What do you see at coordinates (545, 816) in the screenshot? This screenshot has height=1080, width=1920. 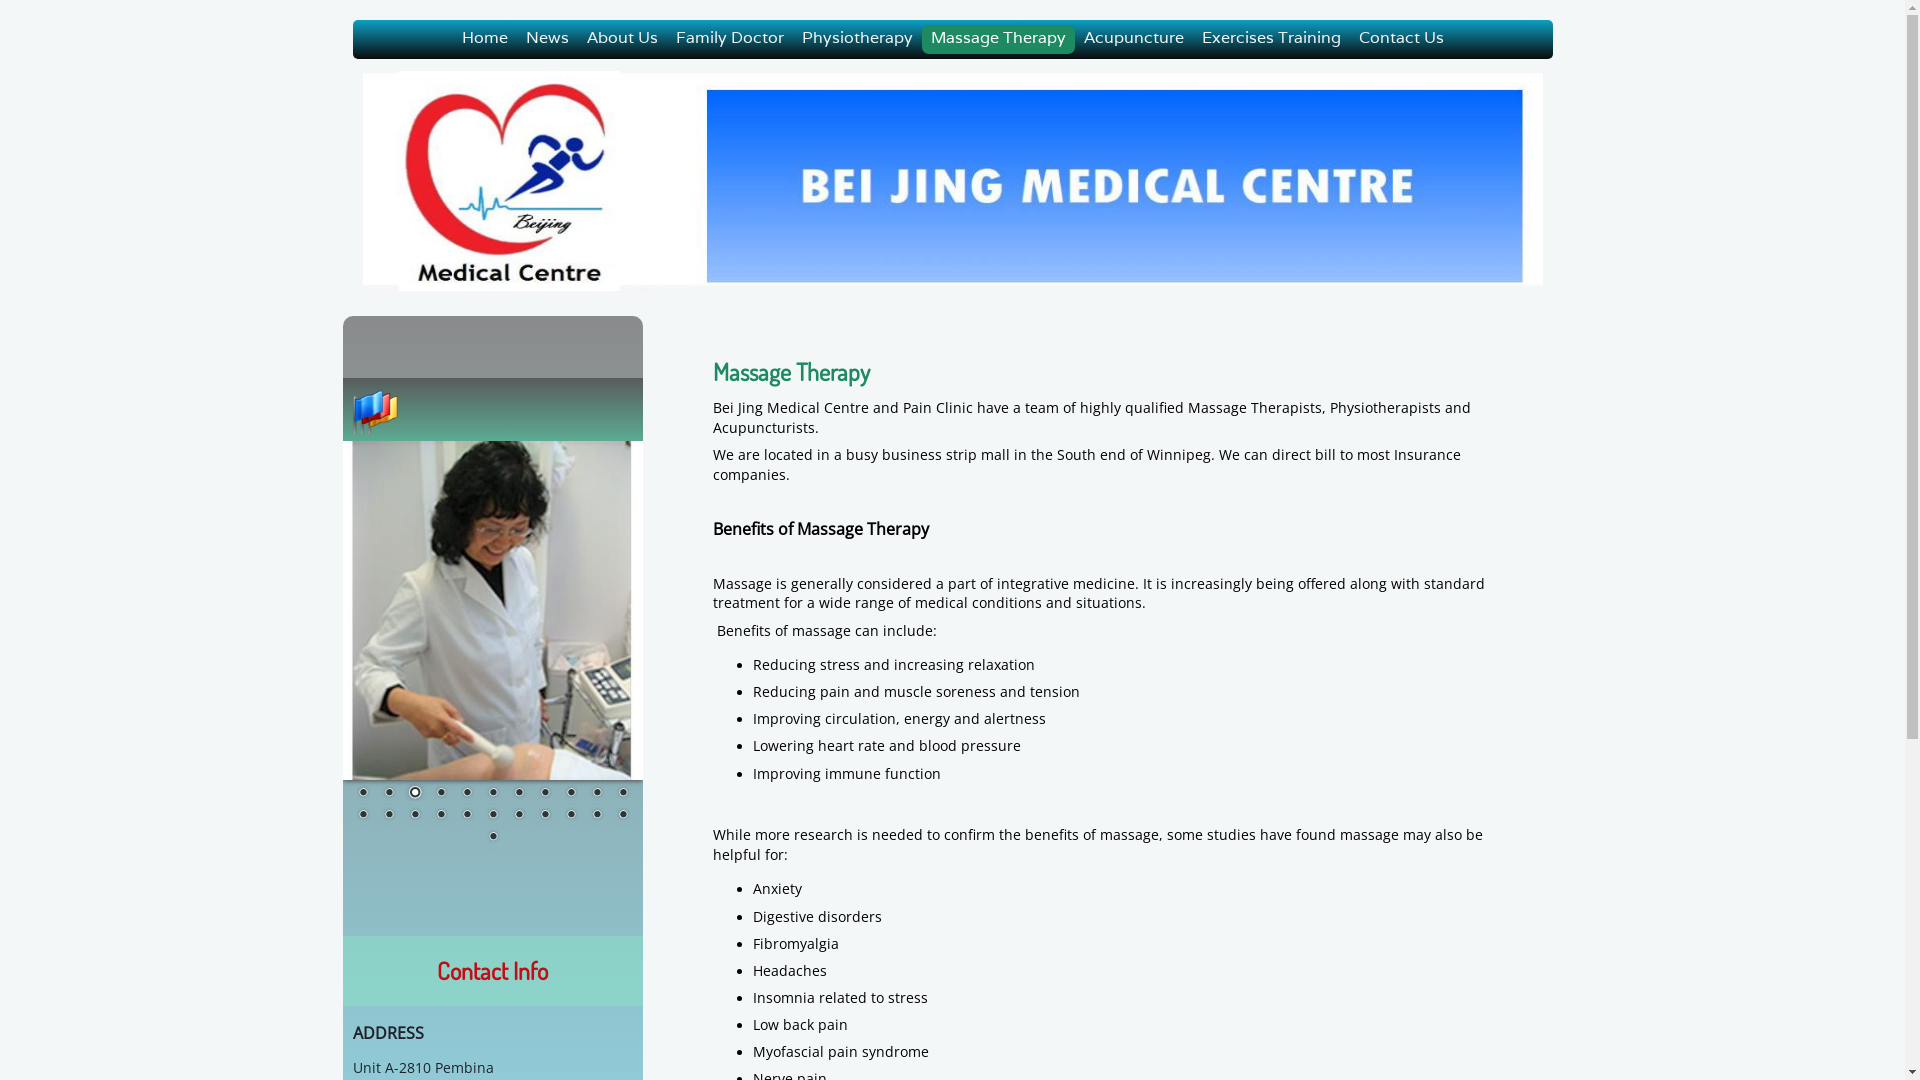 I see `'19'` at bounding box center [545, 816].